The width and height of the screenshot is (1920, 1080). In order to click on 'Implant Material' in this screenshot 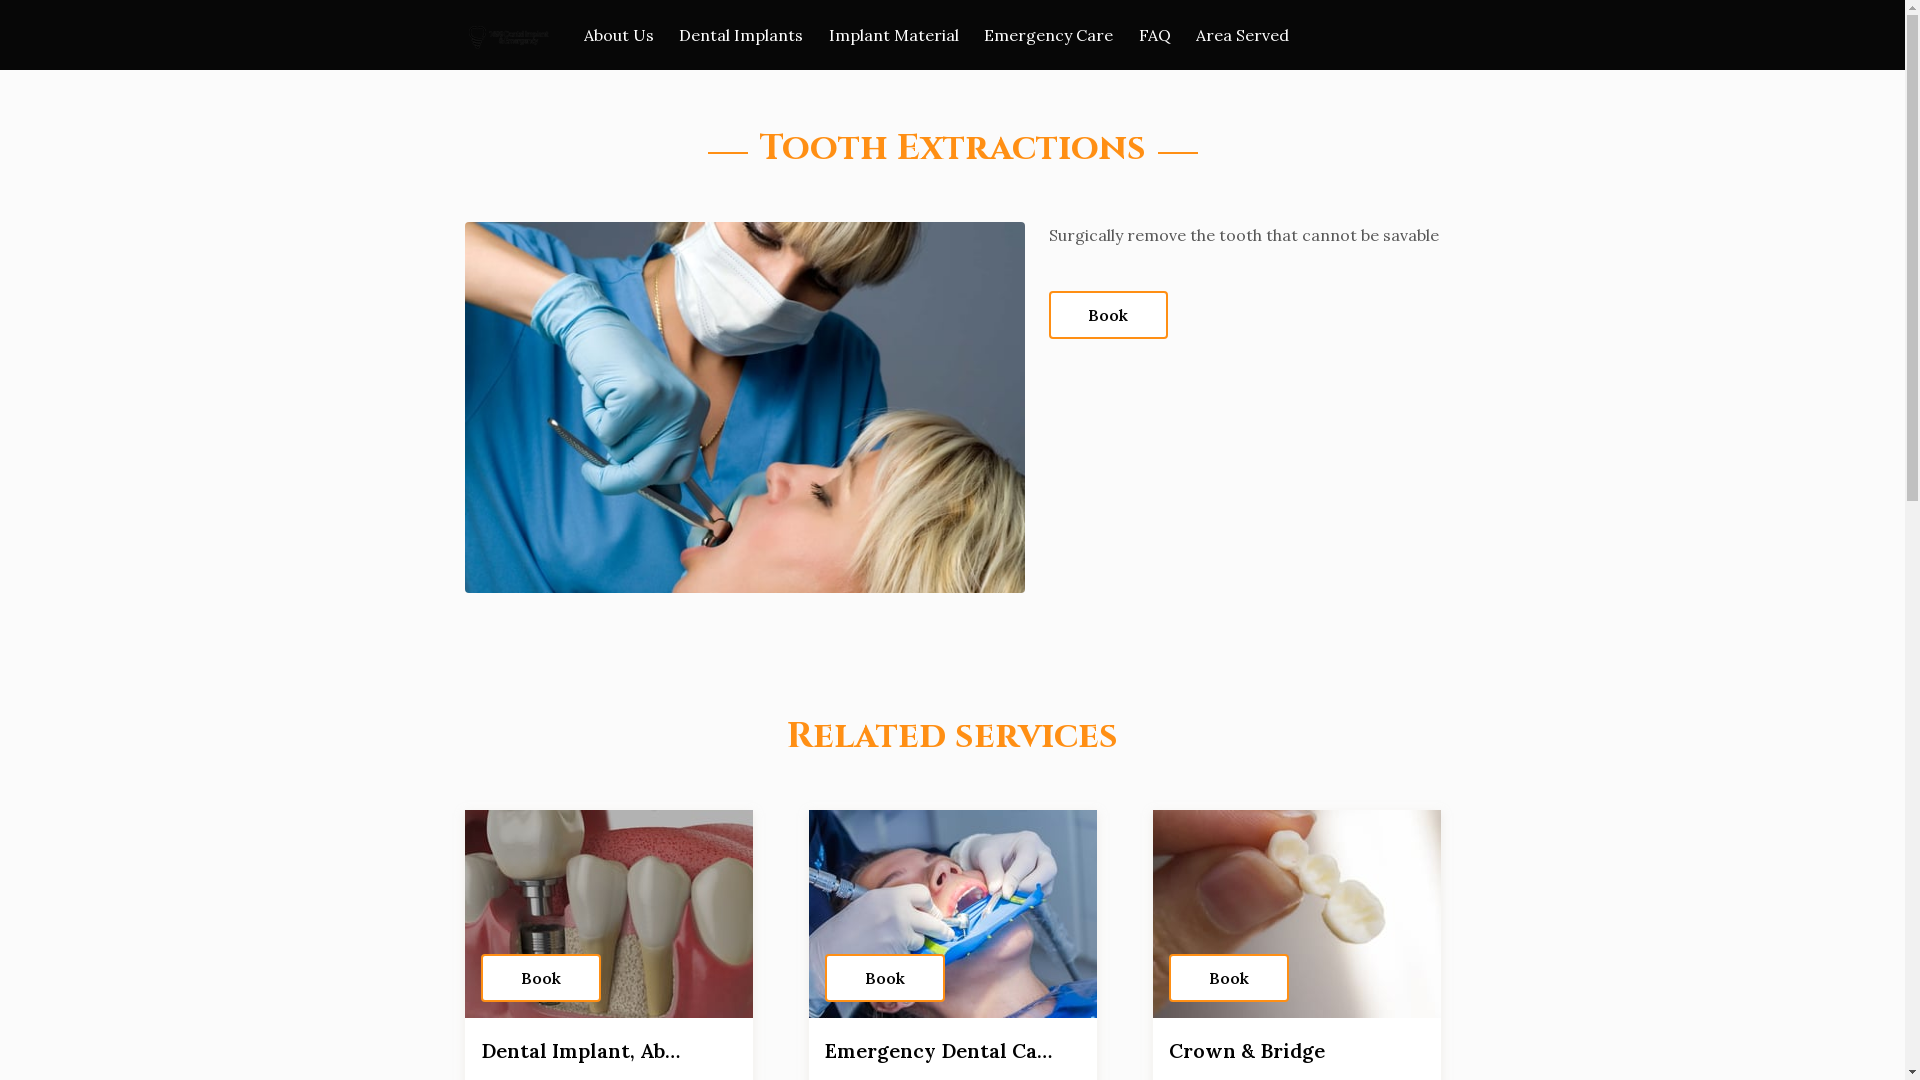, I will do `click(892, 34)`.